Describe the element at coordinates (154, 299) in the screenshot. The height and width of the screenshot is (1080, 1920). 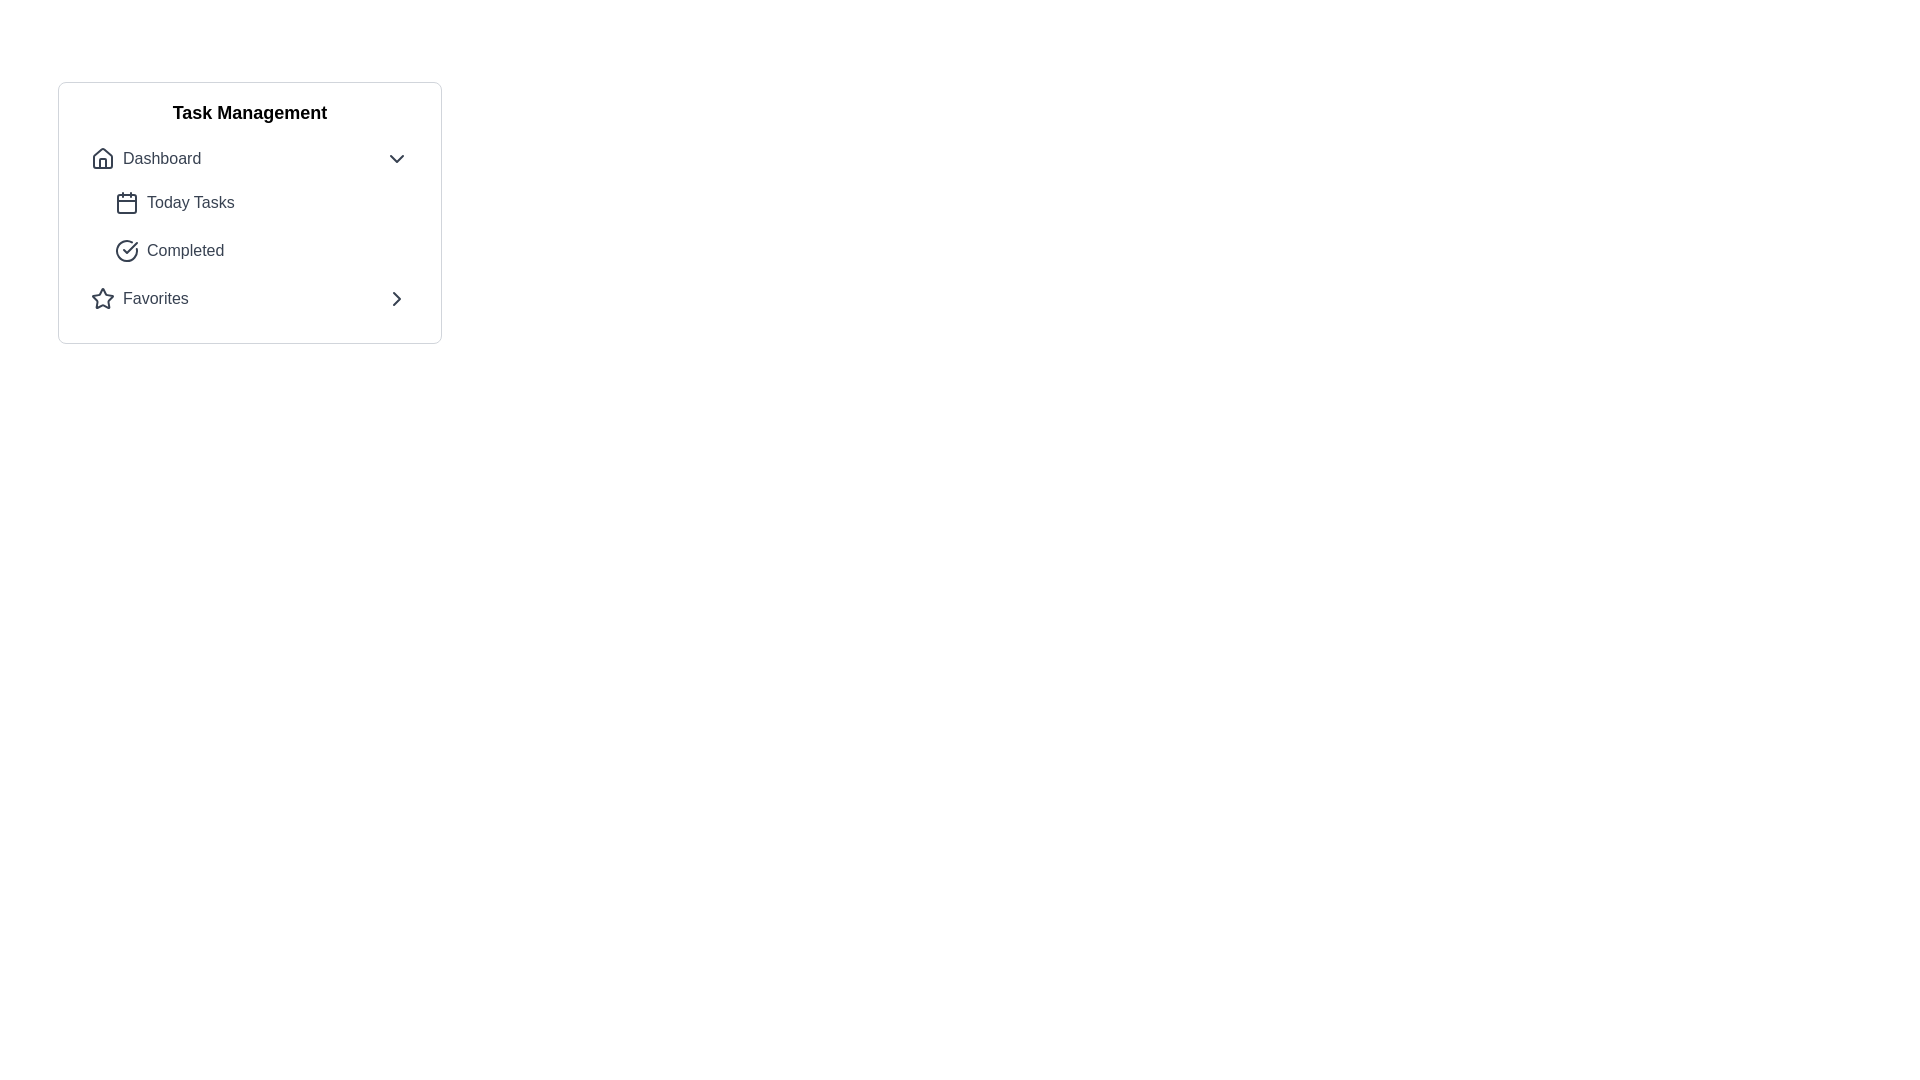
I see `text label 'Favorites' located in the sidebar menu under 'Completed' in the 'Task Management' section` at that location.